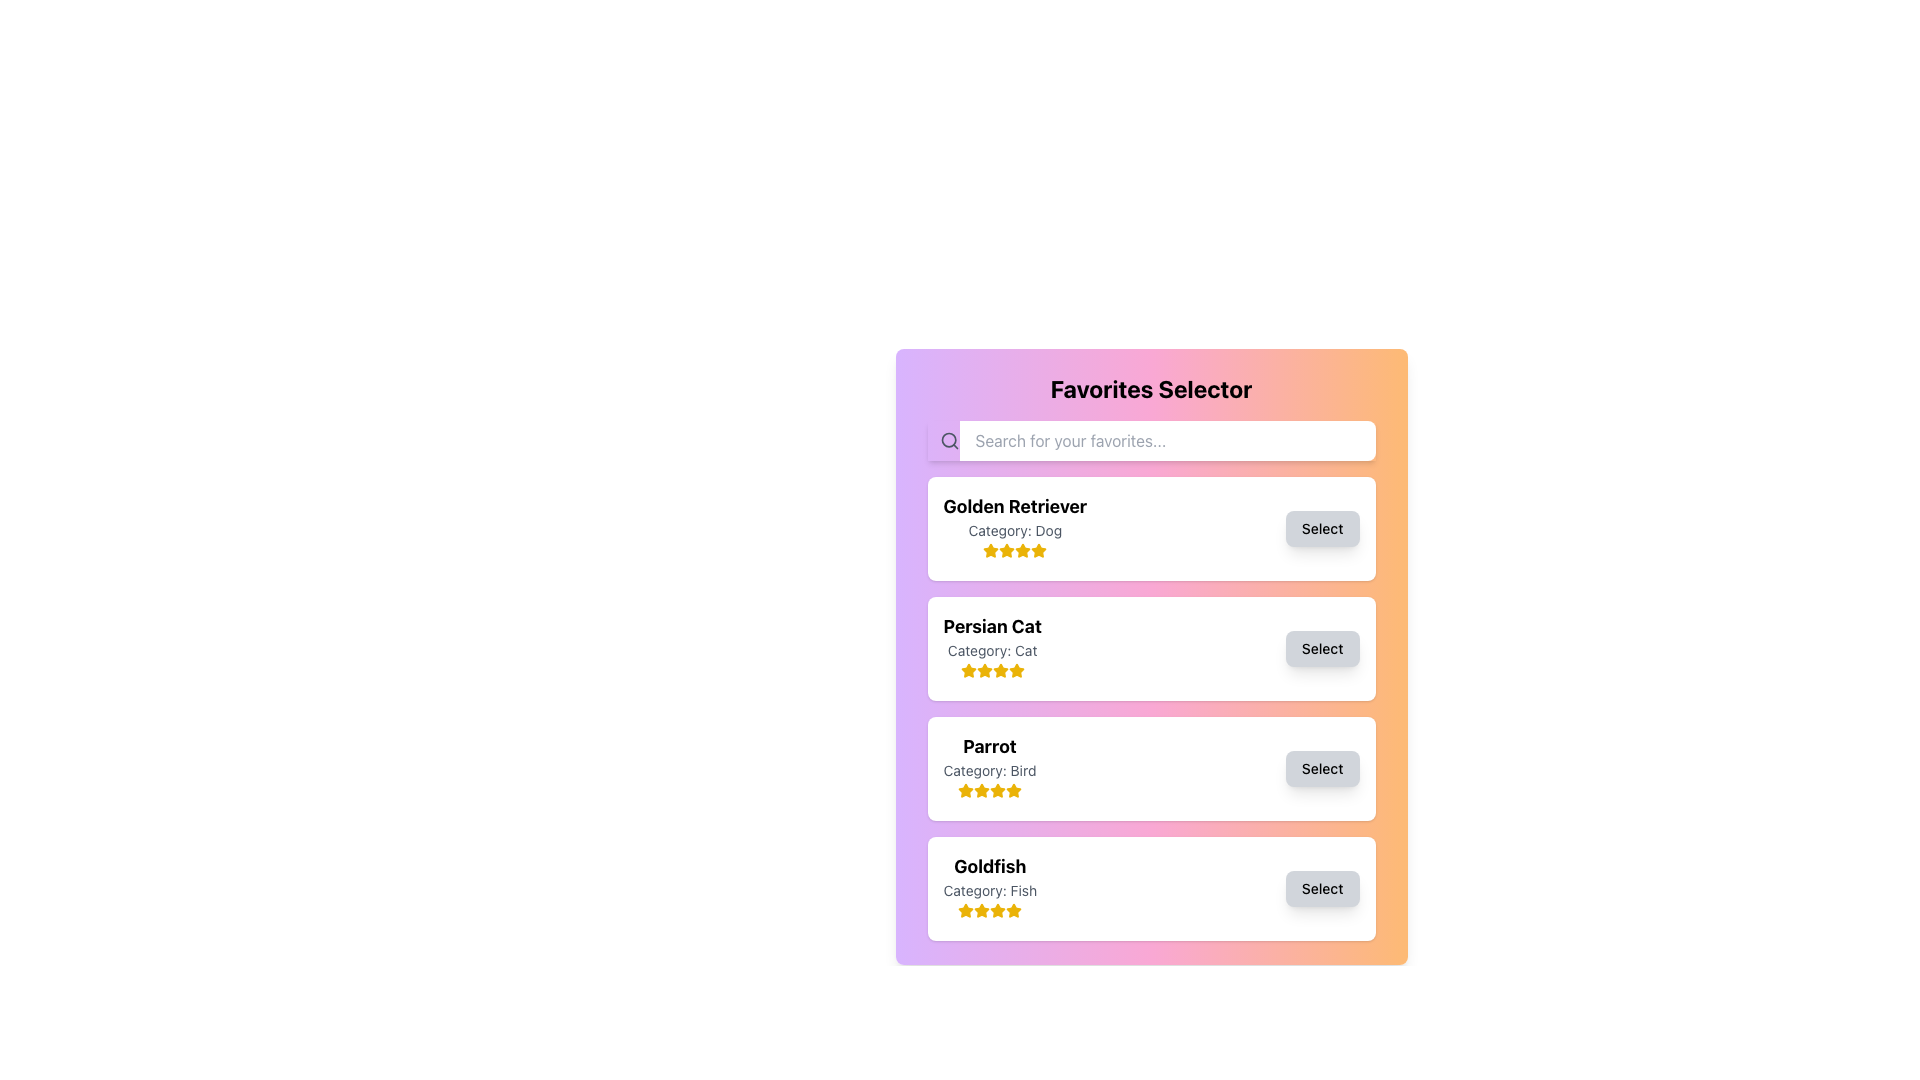 Image resolution: width=1920 pixels, height=1080 pixels. What do you see at coordinates (965, 789) in the screenshot?
I see `the third yellow star icon representing one unit of the five-star rating system for the 'Parrot' item, located in the third card of the 'Favorites Selector' UI` at bounding box center [965, 789].